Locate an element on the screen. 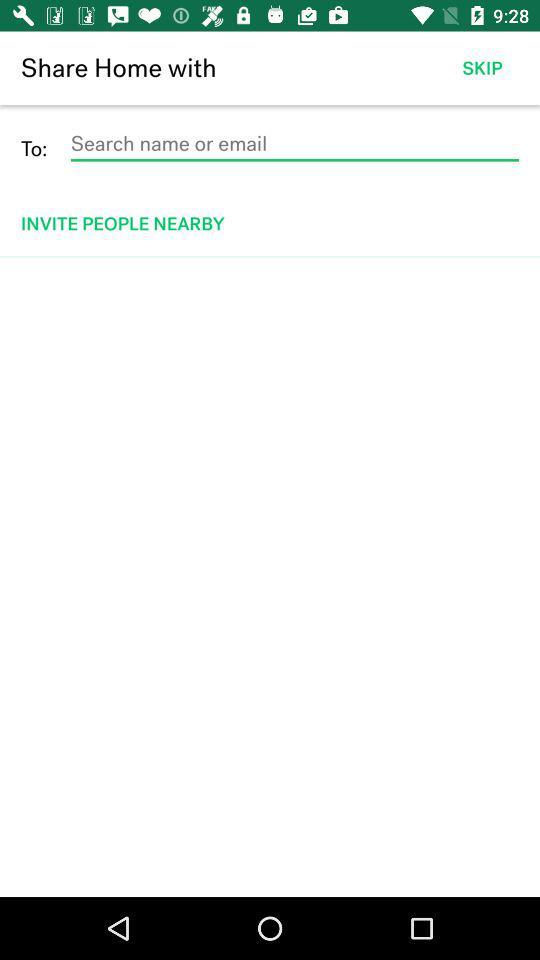 The image size is (540, 960). the invite people nearby is located at coordinates (271, 223).